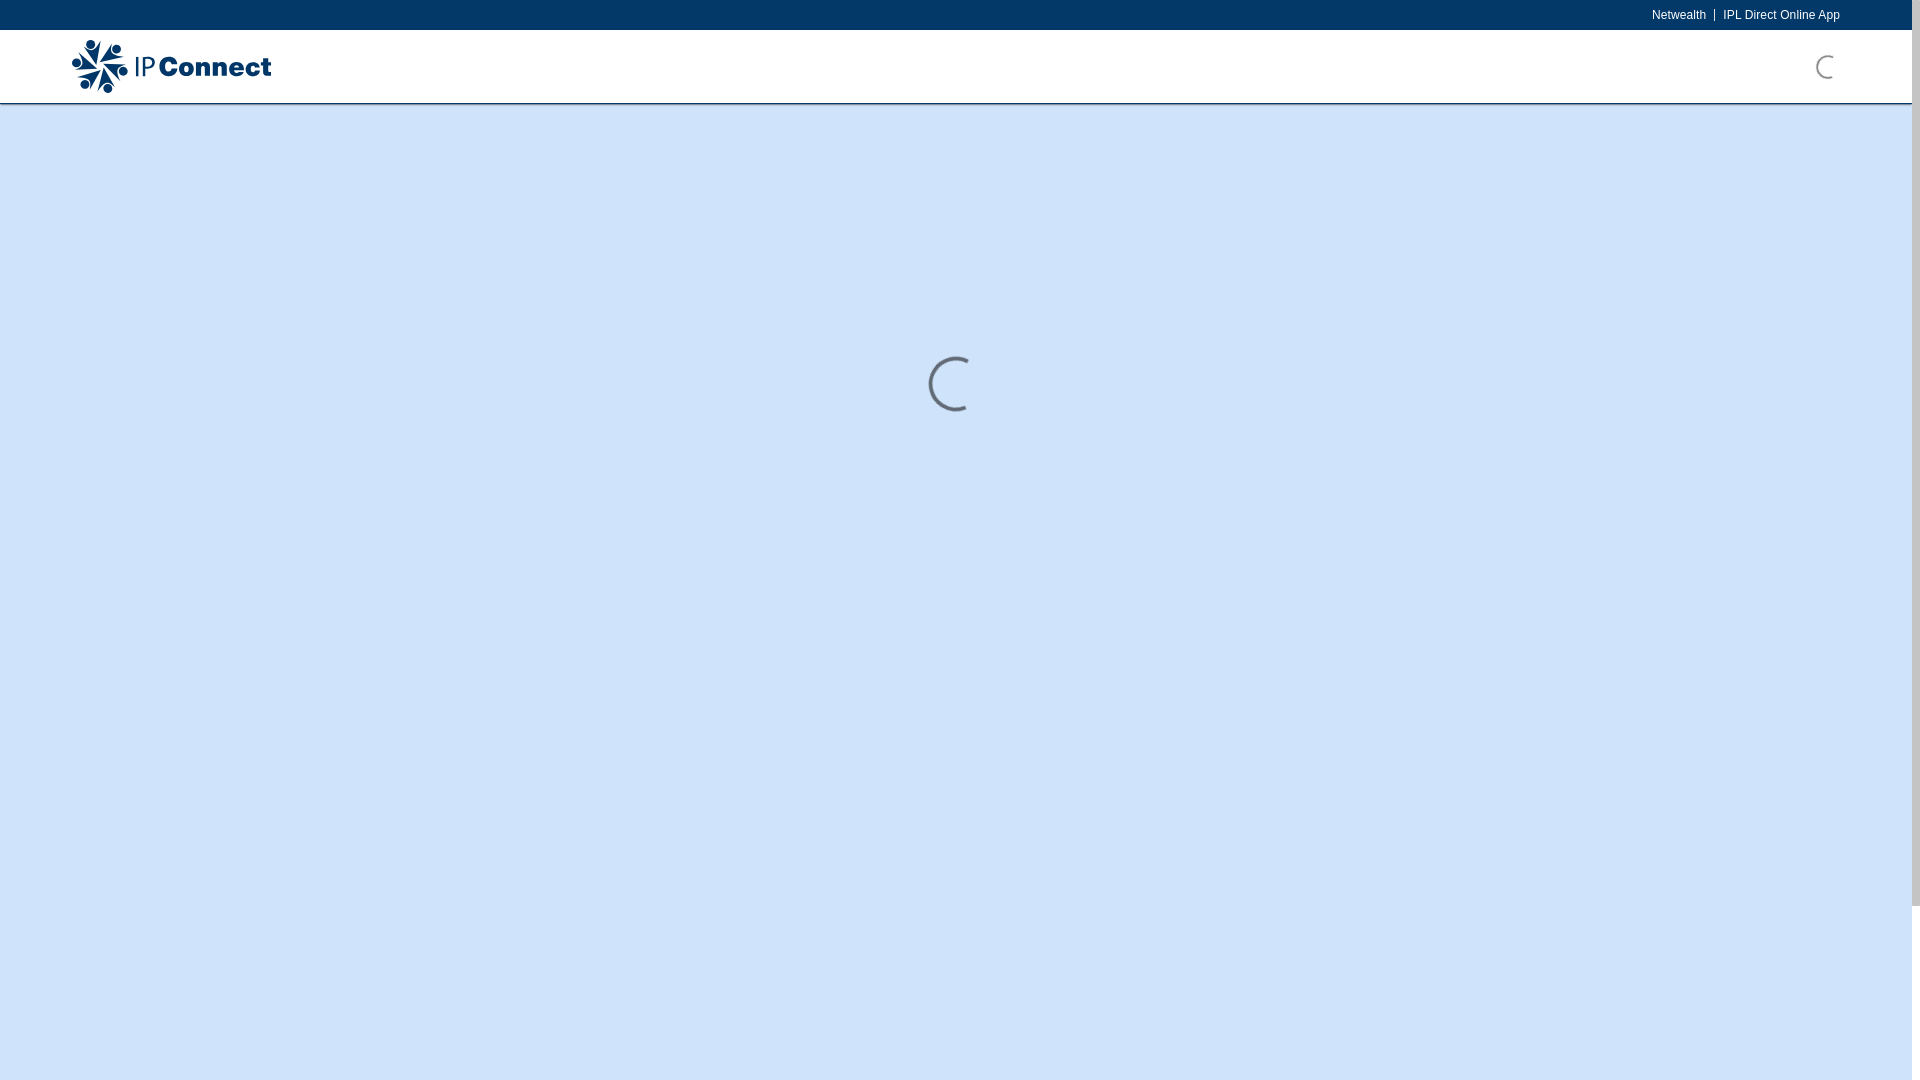 The image size is (1920, 1080). What do you see at coordinates (1781, 15) in the screenshot?
I see `'IPL Direct Online App'` at bounding box center [1781, 15].